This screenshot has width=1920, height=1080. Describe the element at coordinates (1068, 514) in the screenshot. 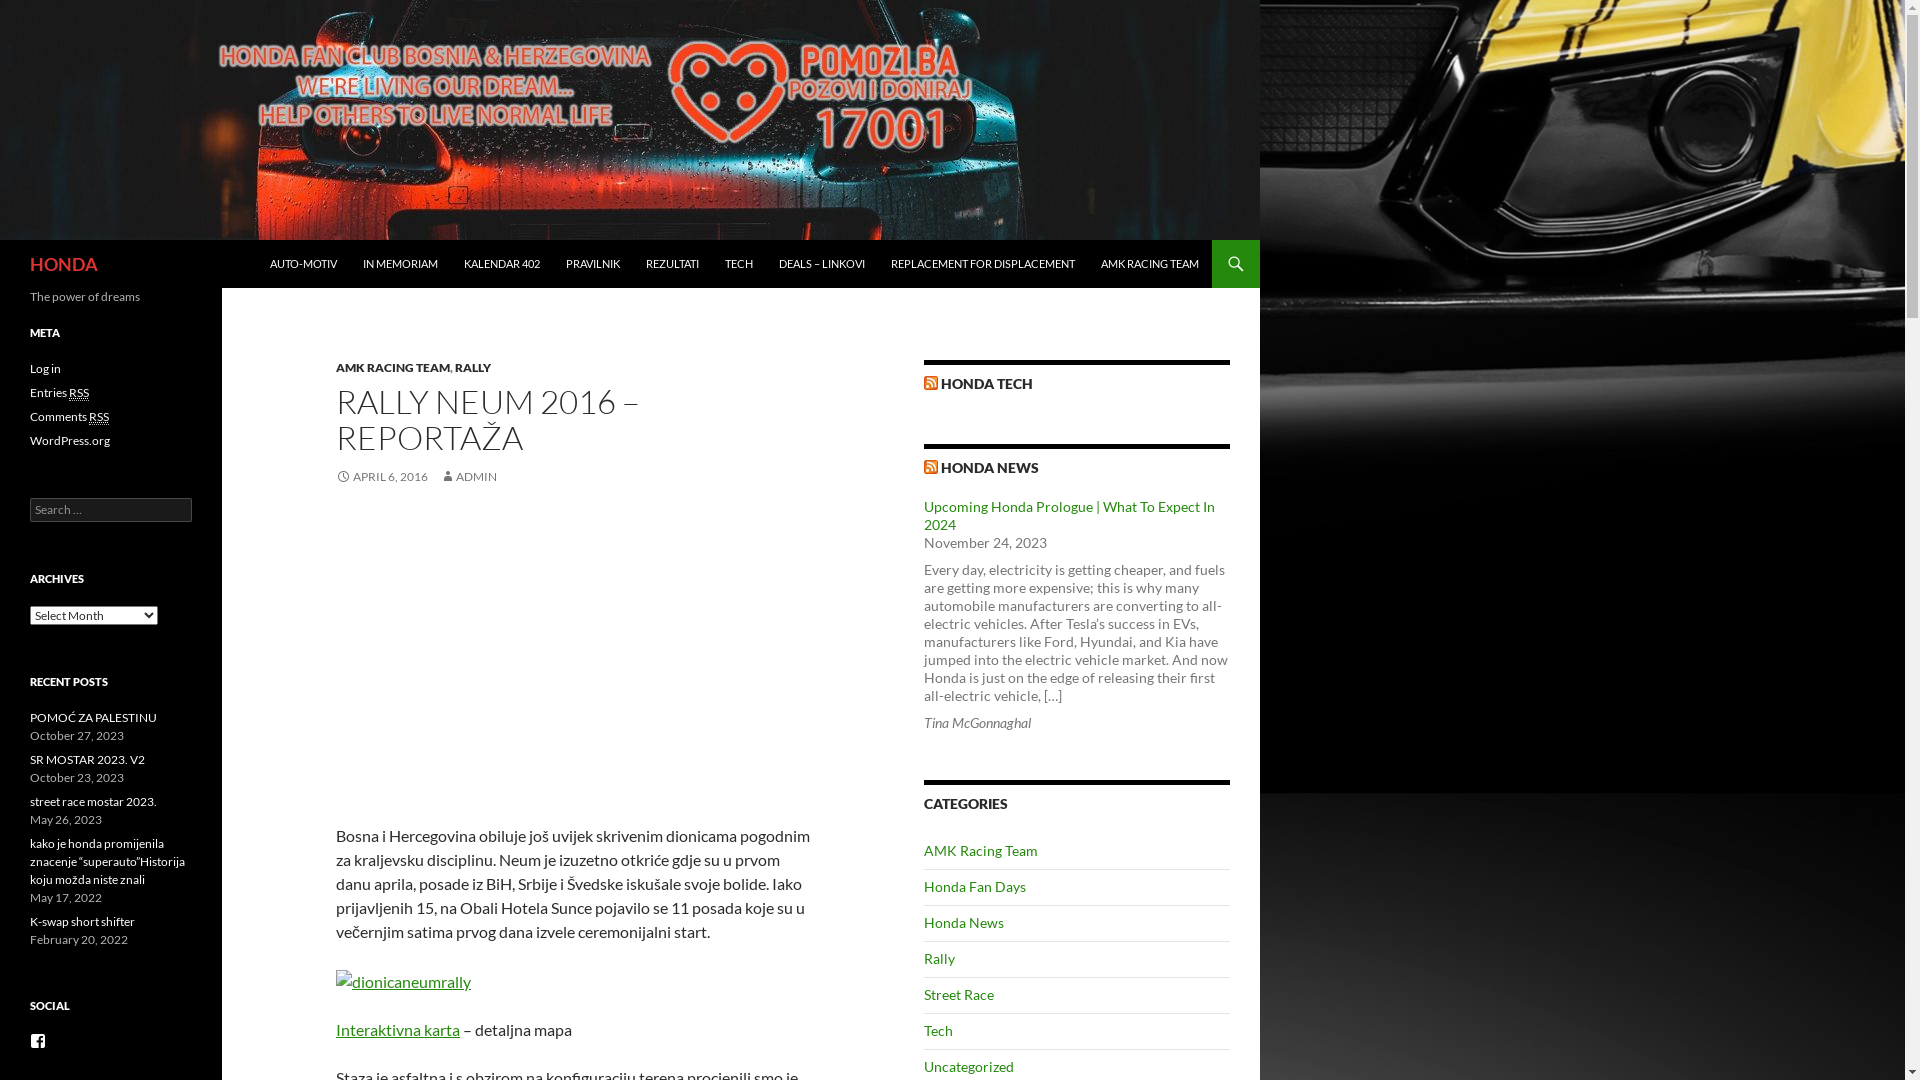

I see `'Upcoming Honda Prologue | What To Expect In 2024'` at that location.